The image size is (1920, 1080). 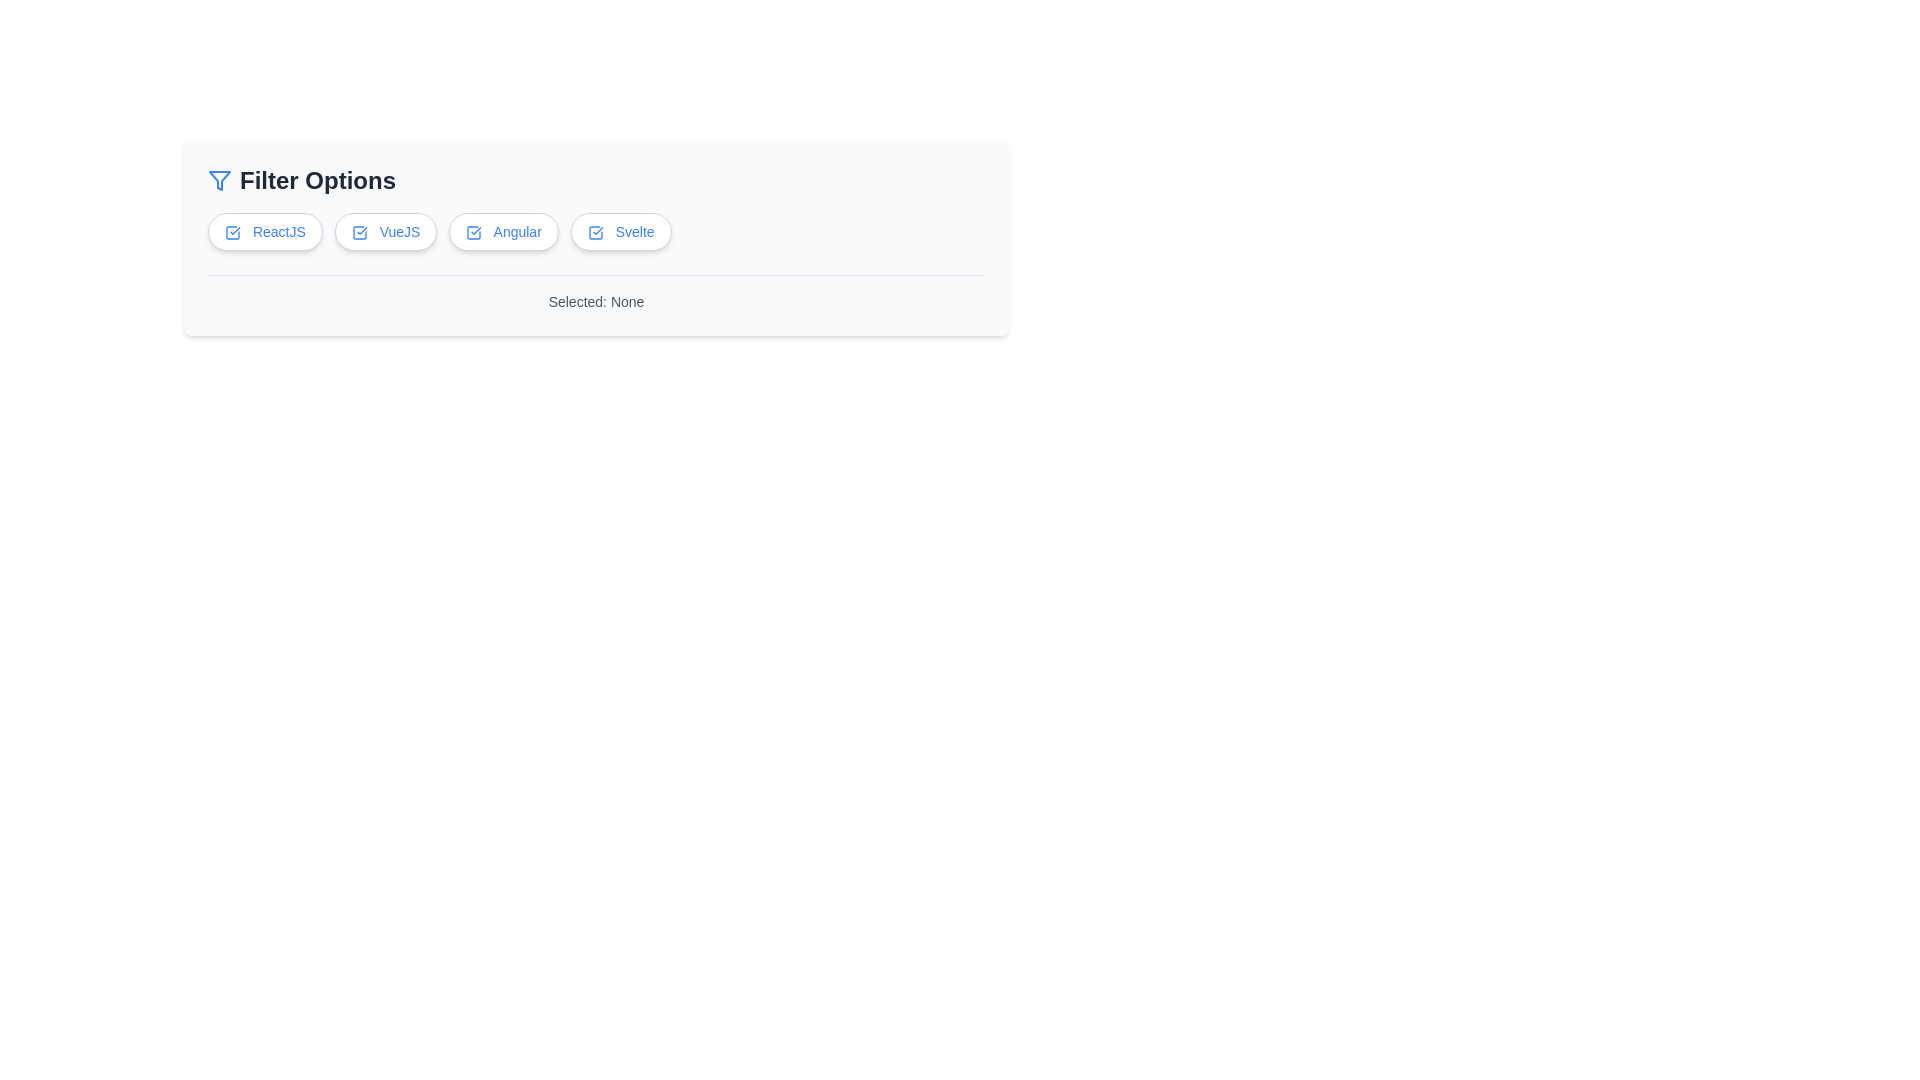 What do you see at coordinates (220, 181) in the screenshot?
I see `the blue funnel-shaped filter icon located to the left of the 'Filter Options' text in the heading area` at bounding box center [220, 181].